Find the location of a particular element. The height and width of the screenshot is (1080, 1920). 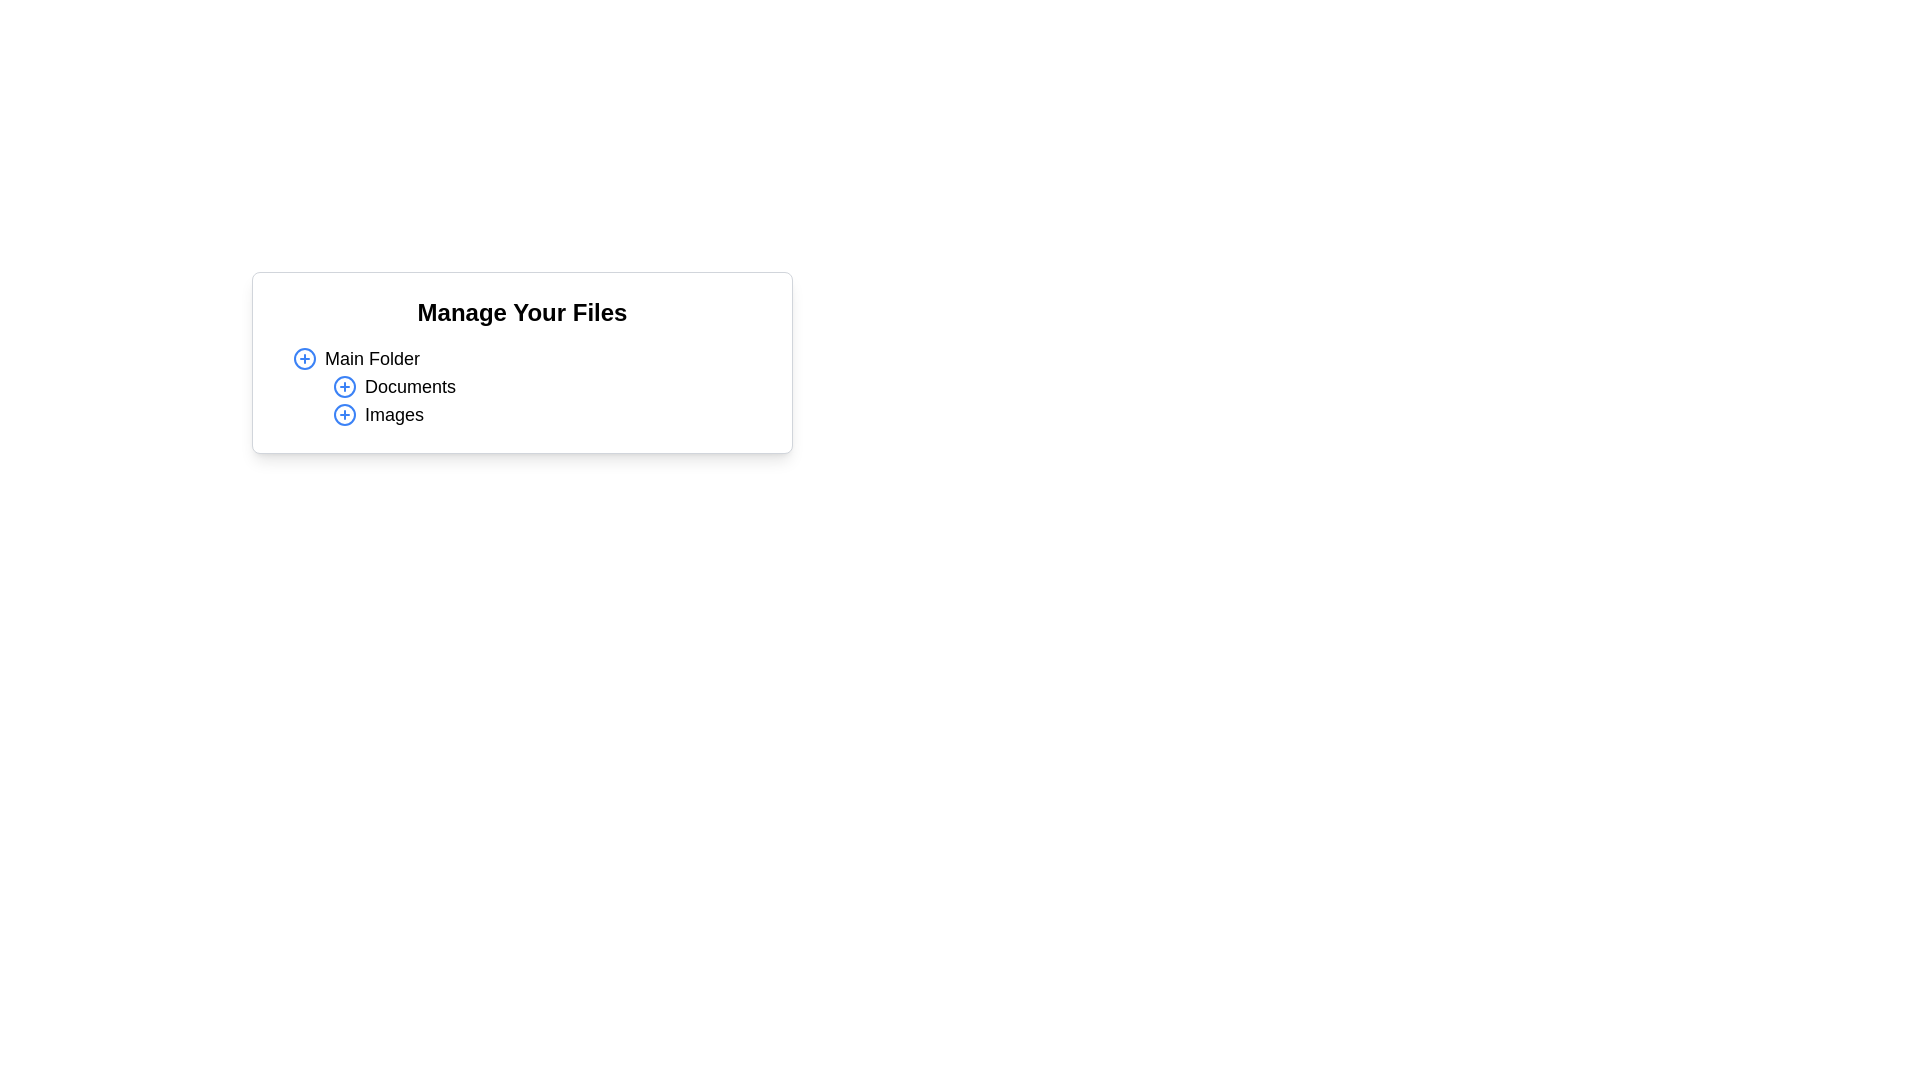

the heading element that reads 'Manage Your Files', which is displayed prominently in a large, bold font and serves as the title for the component is located at coordinates (522, 312).